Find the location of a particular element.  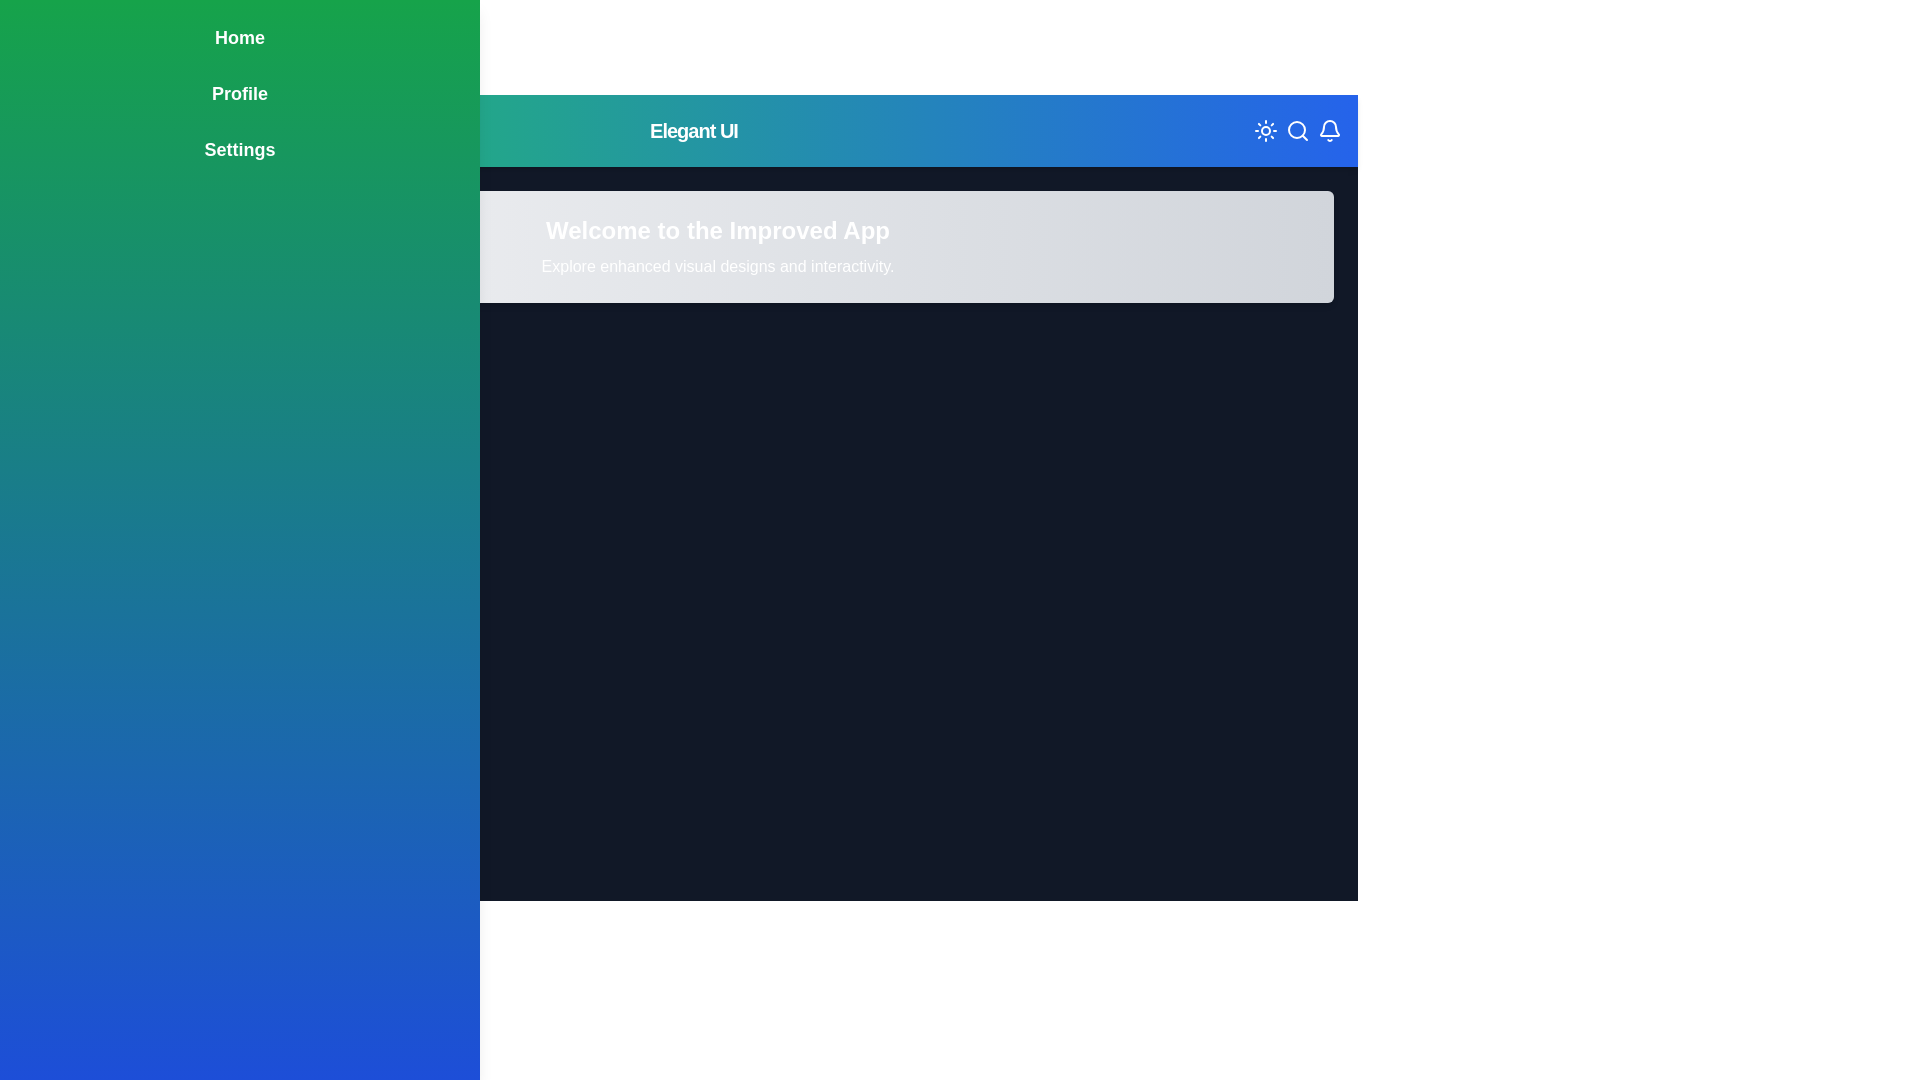

the menu item labeled Home is located at coordinates (240, 38).